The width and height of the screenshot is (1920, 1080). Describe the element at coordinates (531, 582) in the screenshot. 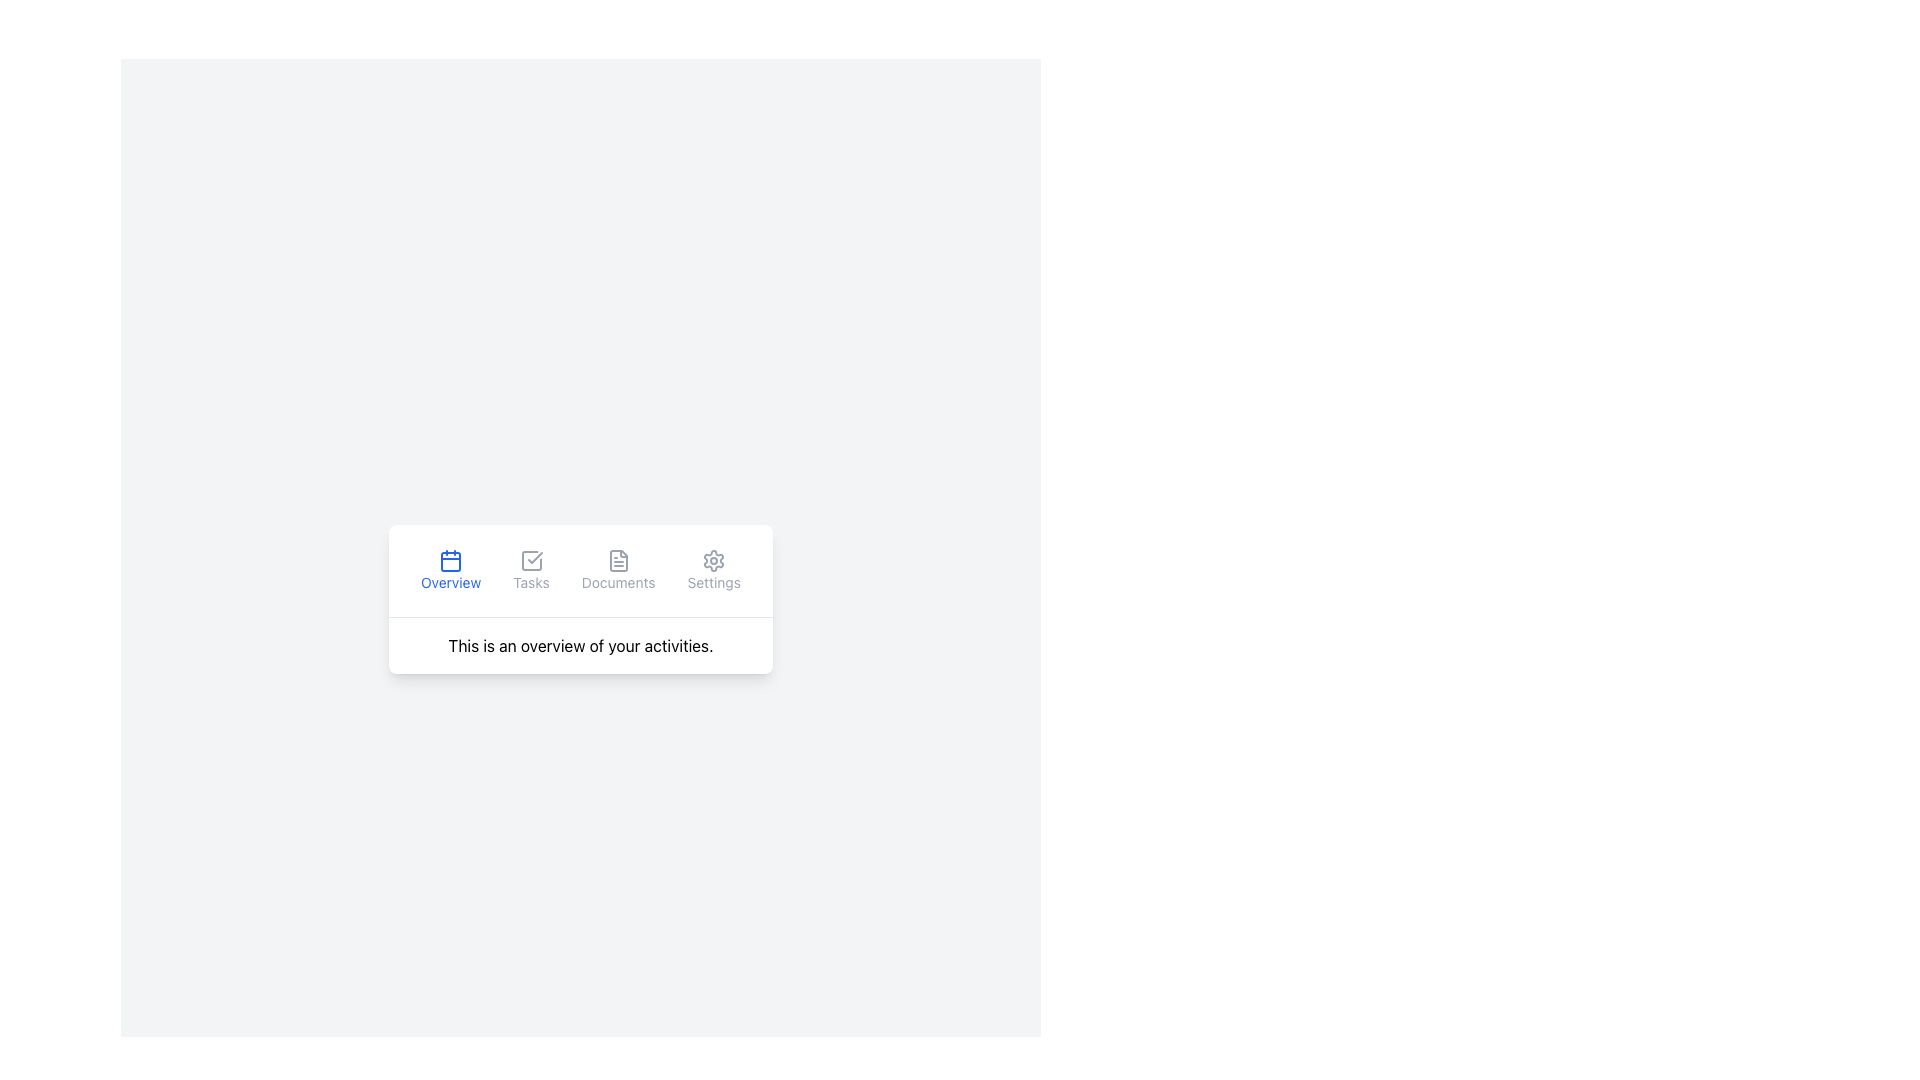

I see `text on the 'Tasks' label, which is styled in light gray and located below a checkmark icon within a navigation item` at that location.